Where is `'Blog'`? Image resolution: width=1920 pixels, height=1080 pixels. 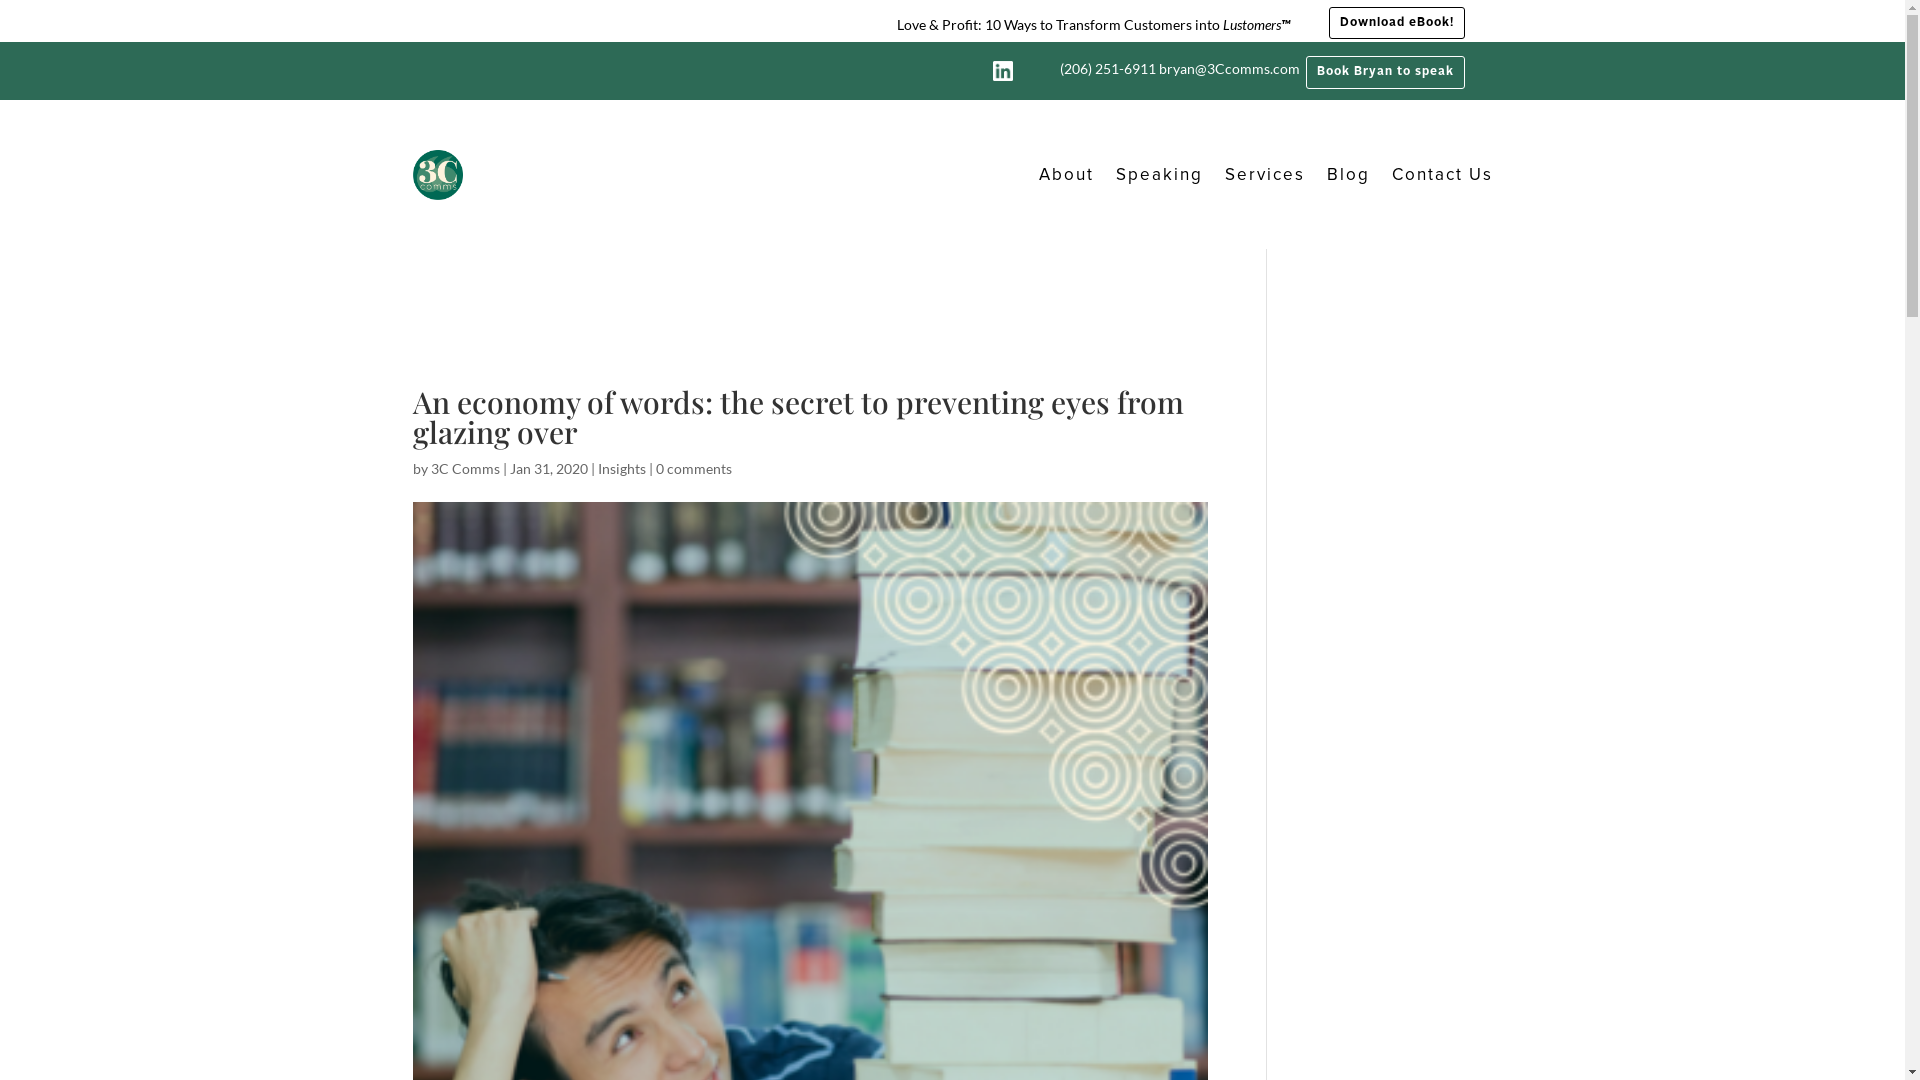 'Blog' is located at coordinates (1347, 173).